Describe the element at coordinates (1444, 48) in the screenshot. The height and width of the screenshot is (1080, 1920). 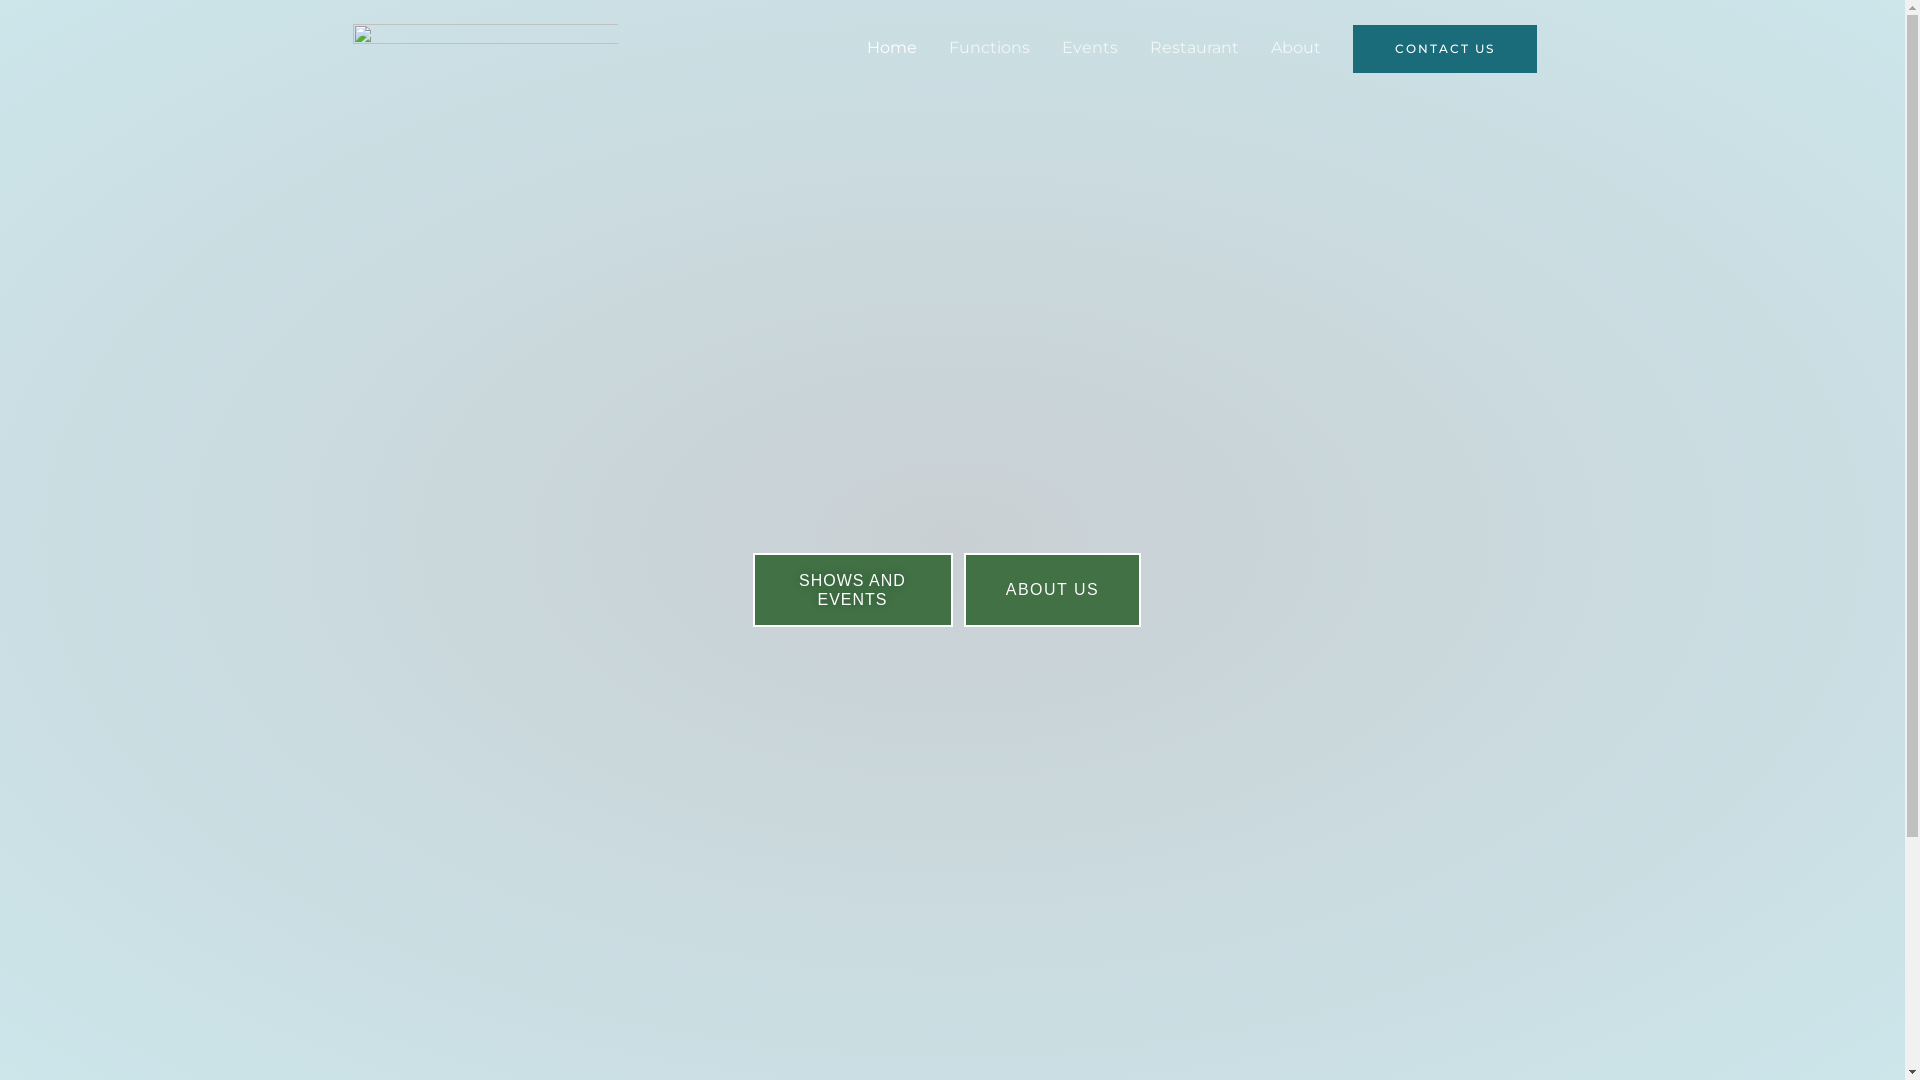
I see `'CONTACT US'` at that location.